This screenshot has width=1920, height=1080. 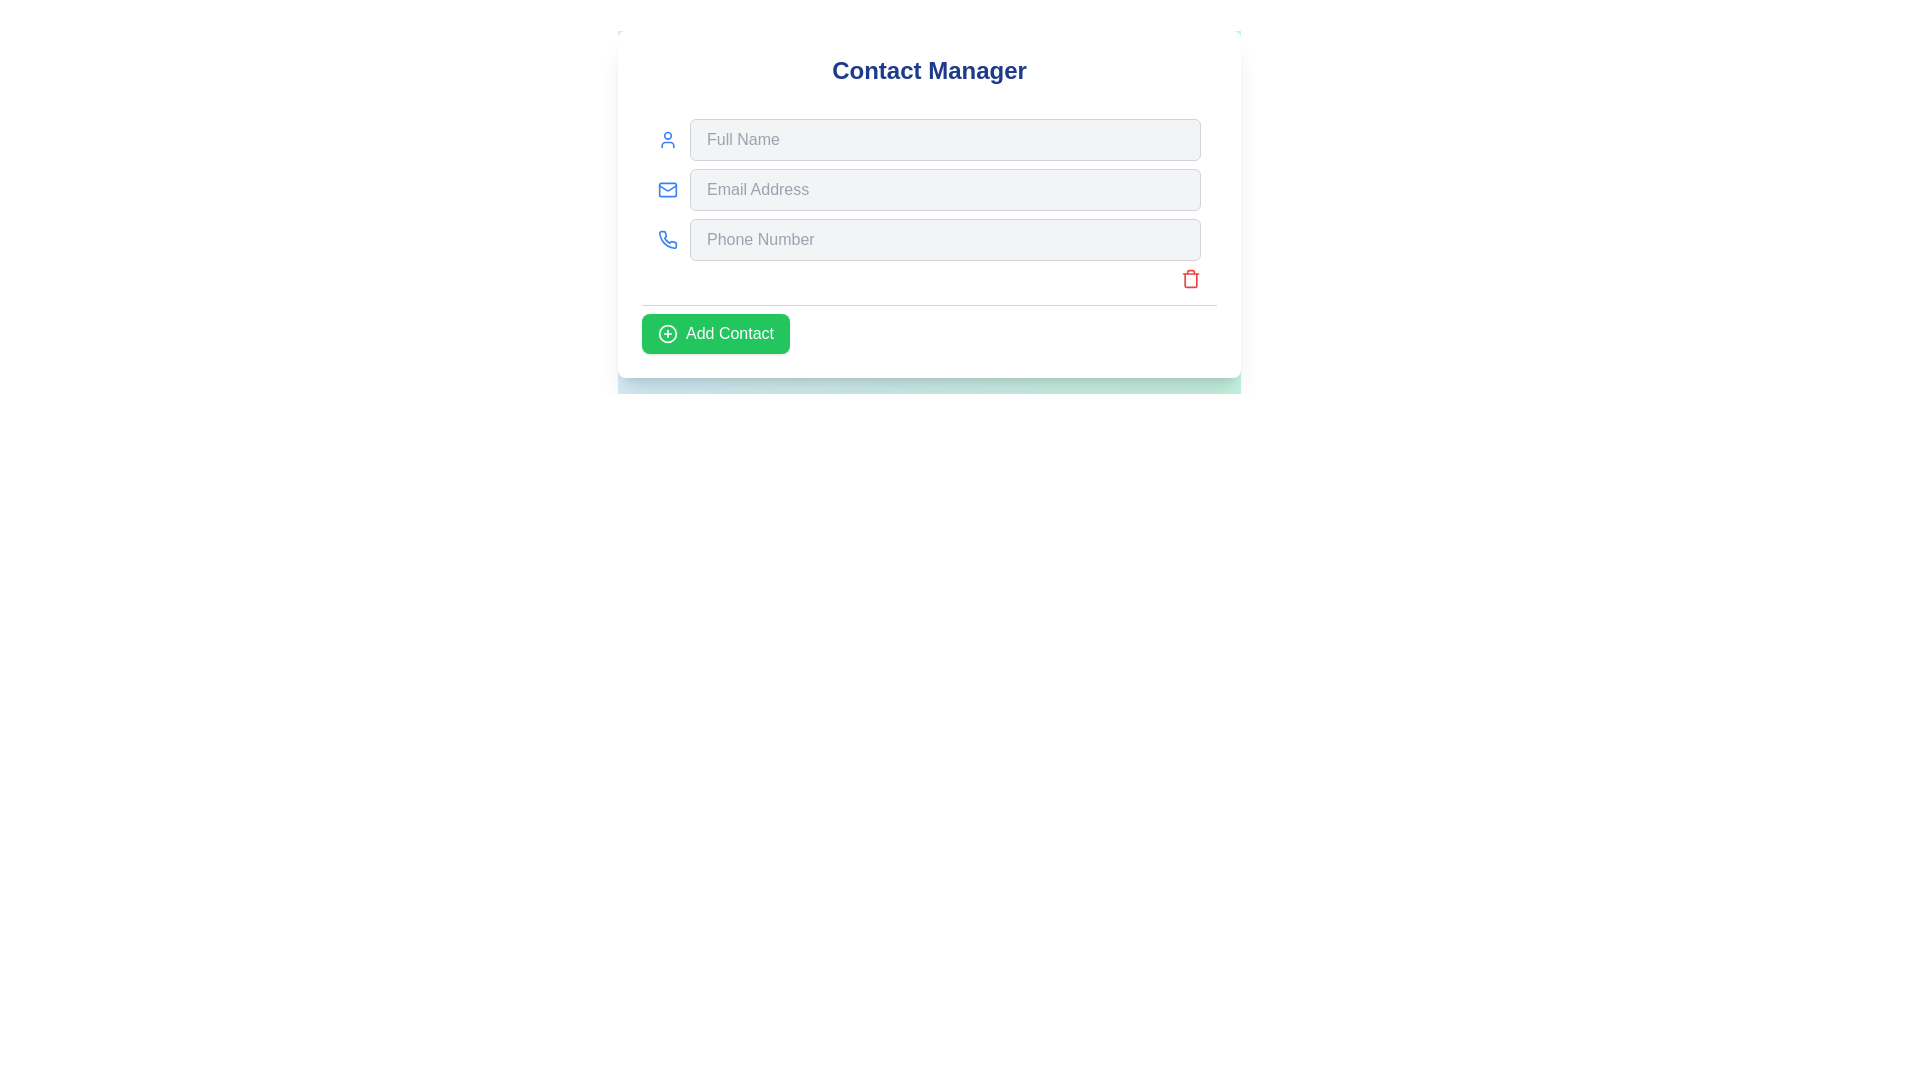 I want to click on the main rectangular body of the mail envelope icon, which signifies email-related functionality, located to the left of the 'Email Address' input field, so click(x=667, y=189).